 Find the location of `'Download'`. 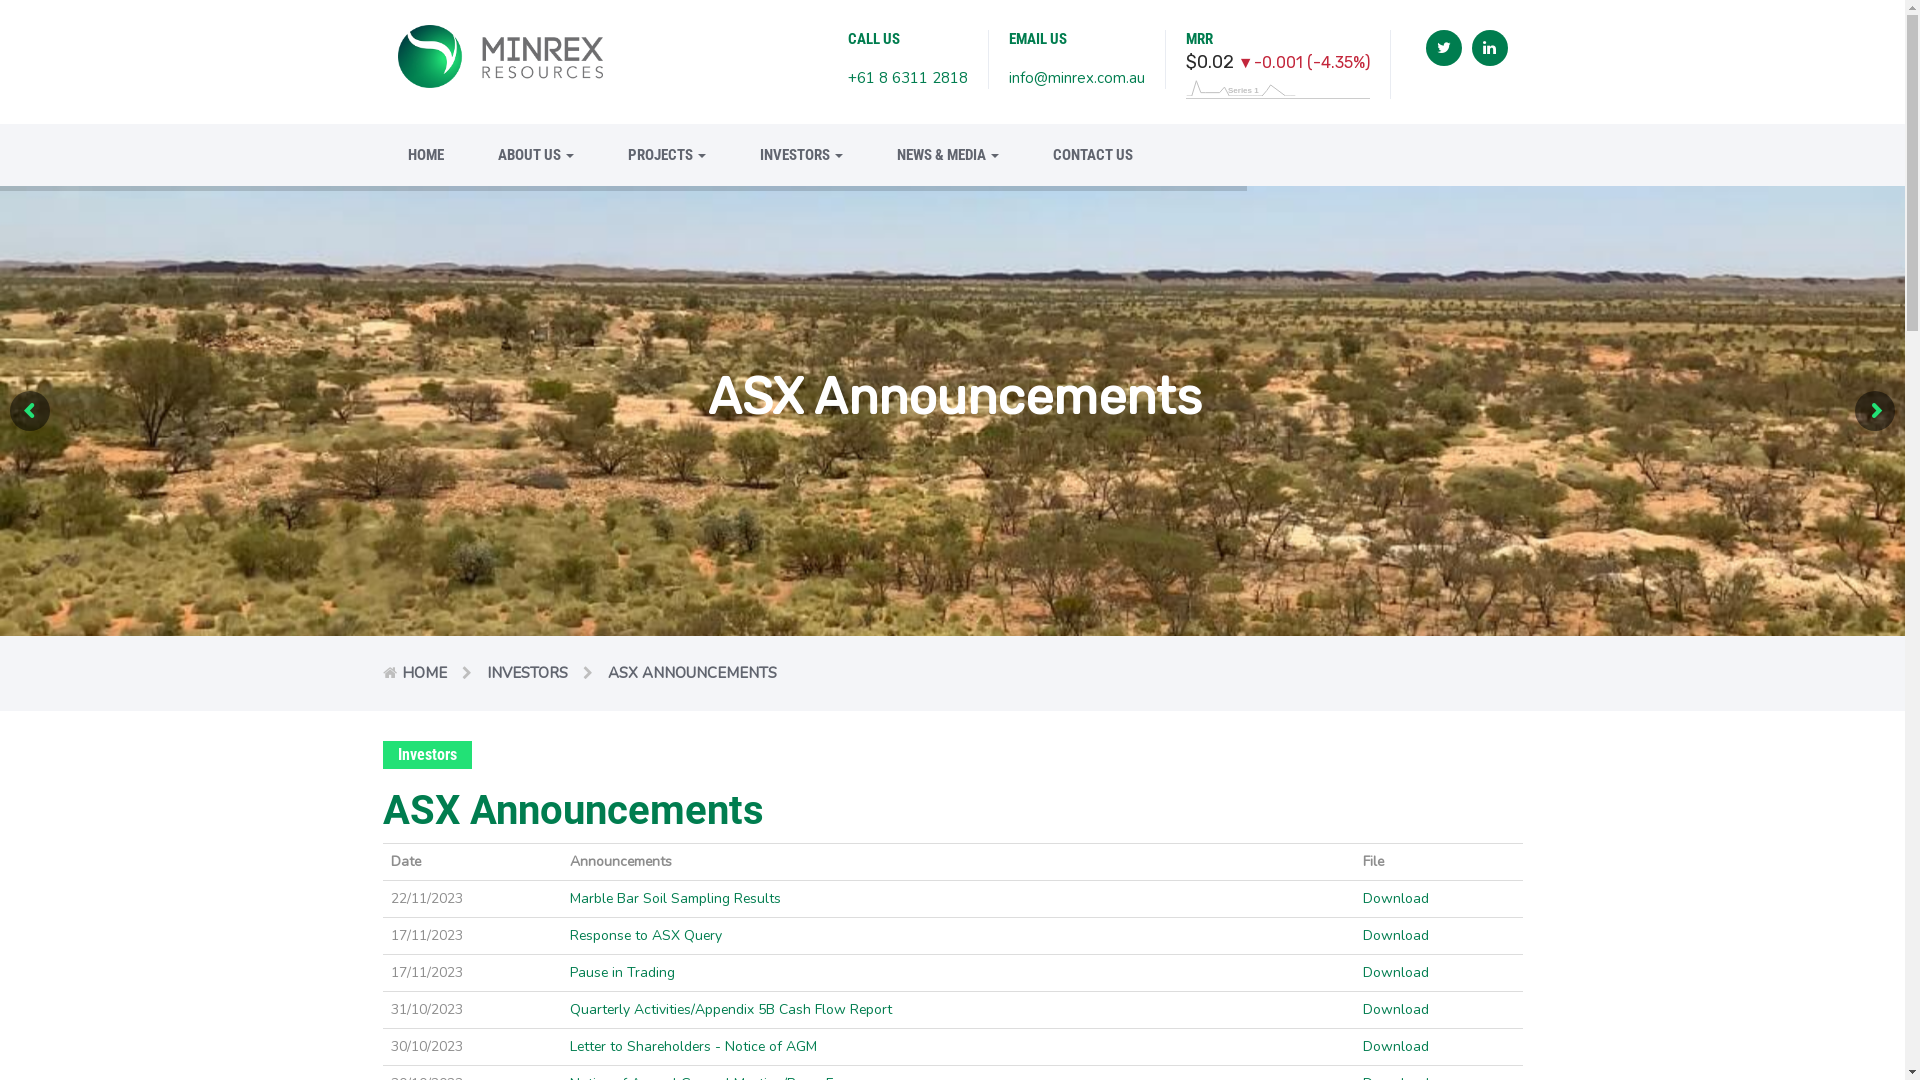

'Download' is located at coordinates (1395, 935).